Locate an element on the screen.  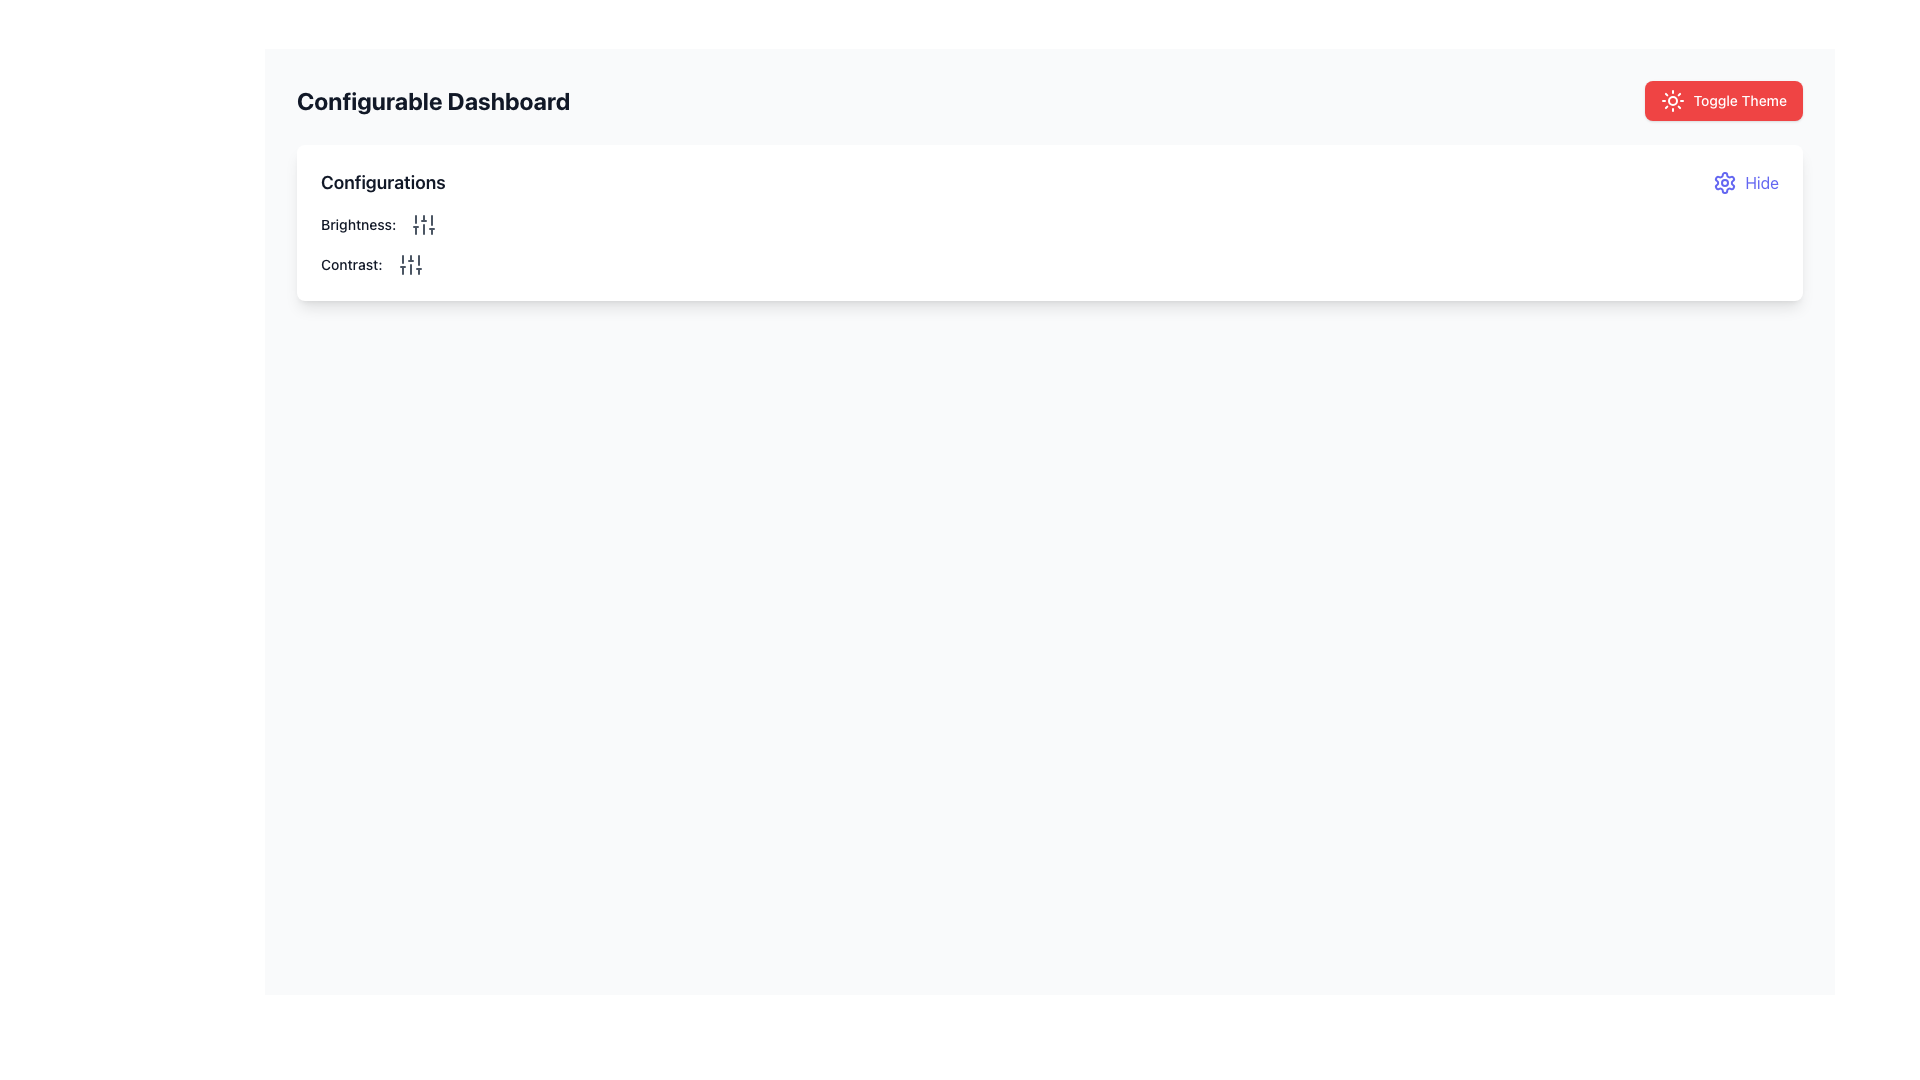
the 'Brightness:' text label in the Configurations section of the dashboard, which is the first item in the list and left-aligned with brightness control elements is located at coordinates (358, 224).